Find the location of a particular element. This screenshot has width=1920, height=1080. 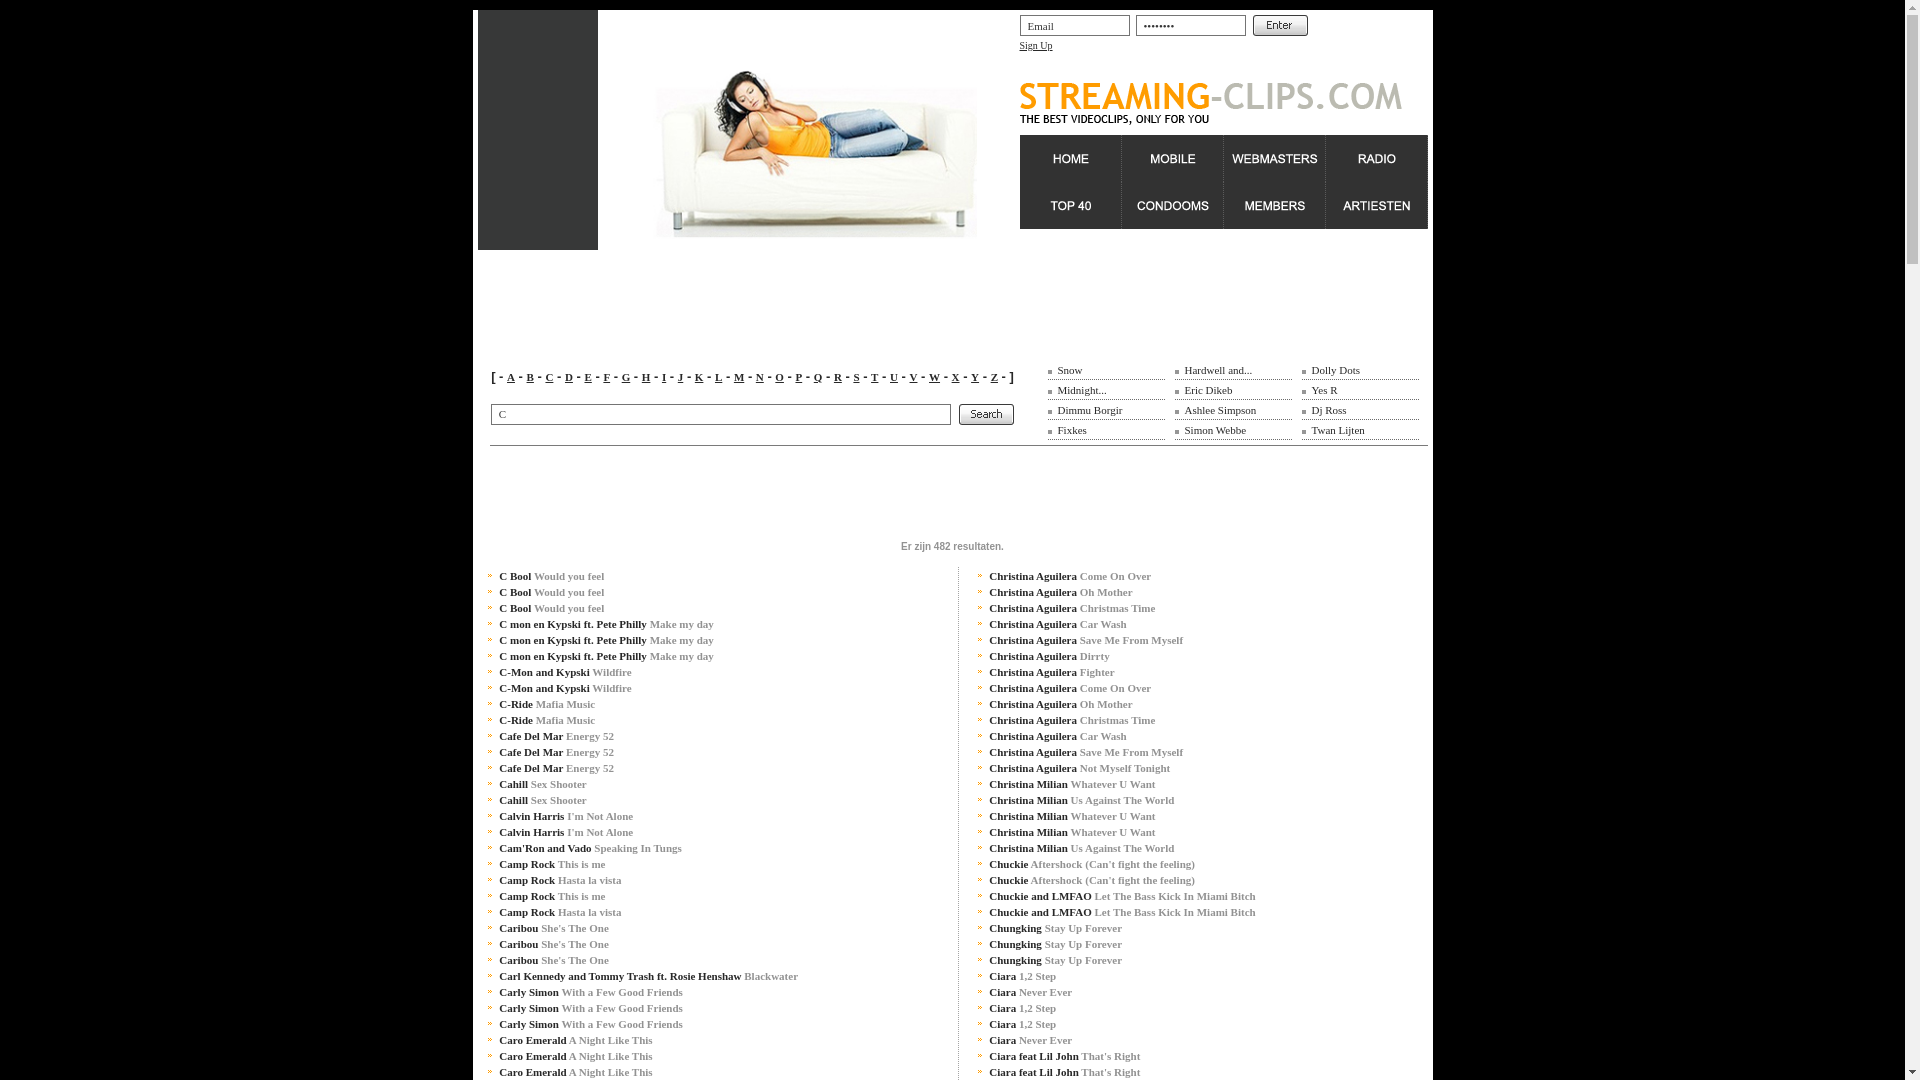

'Z' is located at coordinates (990, 377).